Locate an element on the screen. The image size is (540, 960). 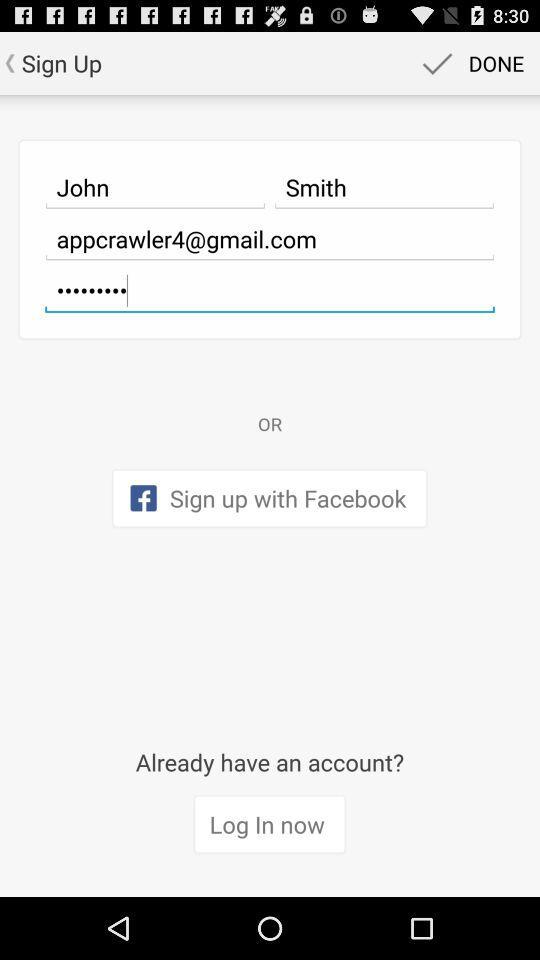
the icon to the right of john is located at coordinates (384, 187).